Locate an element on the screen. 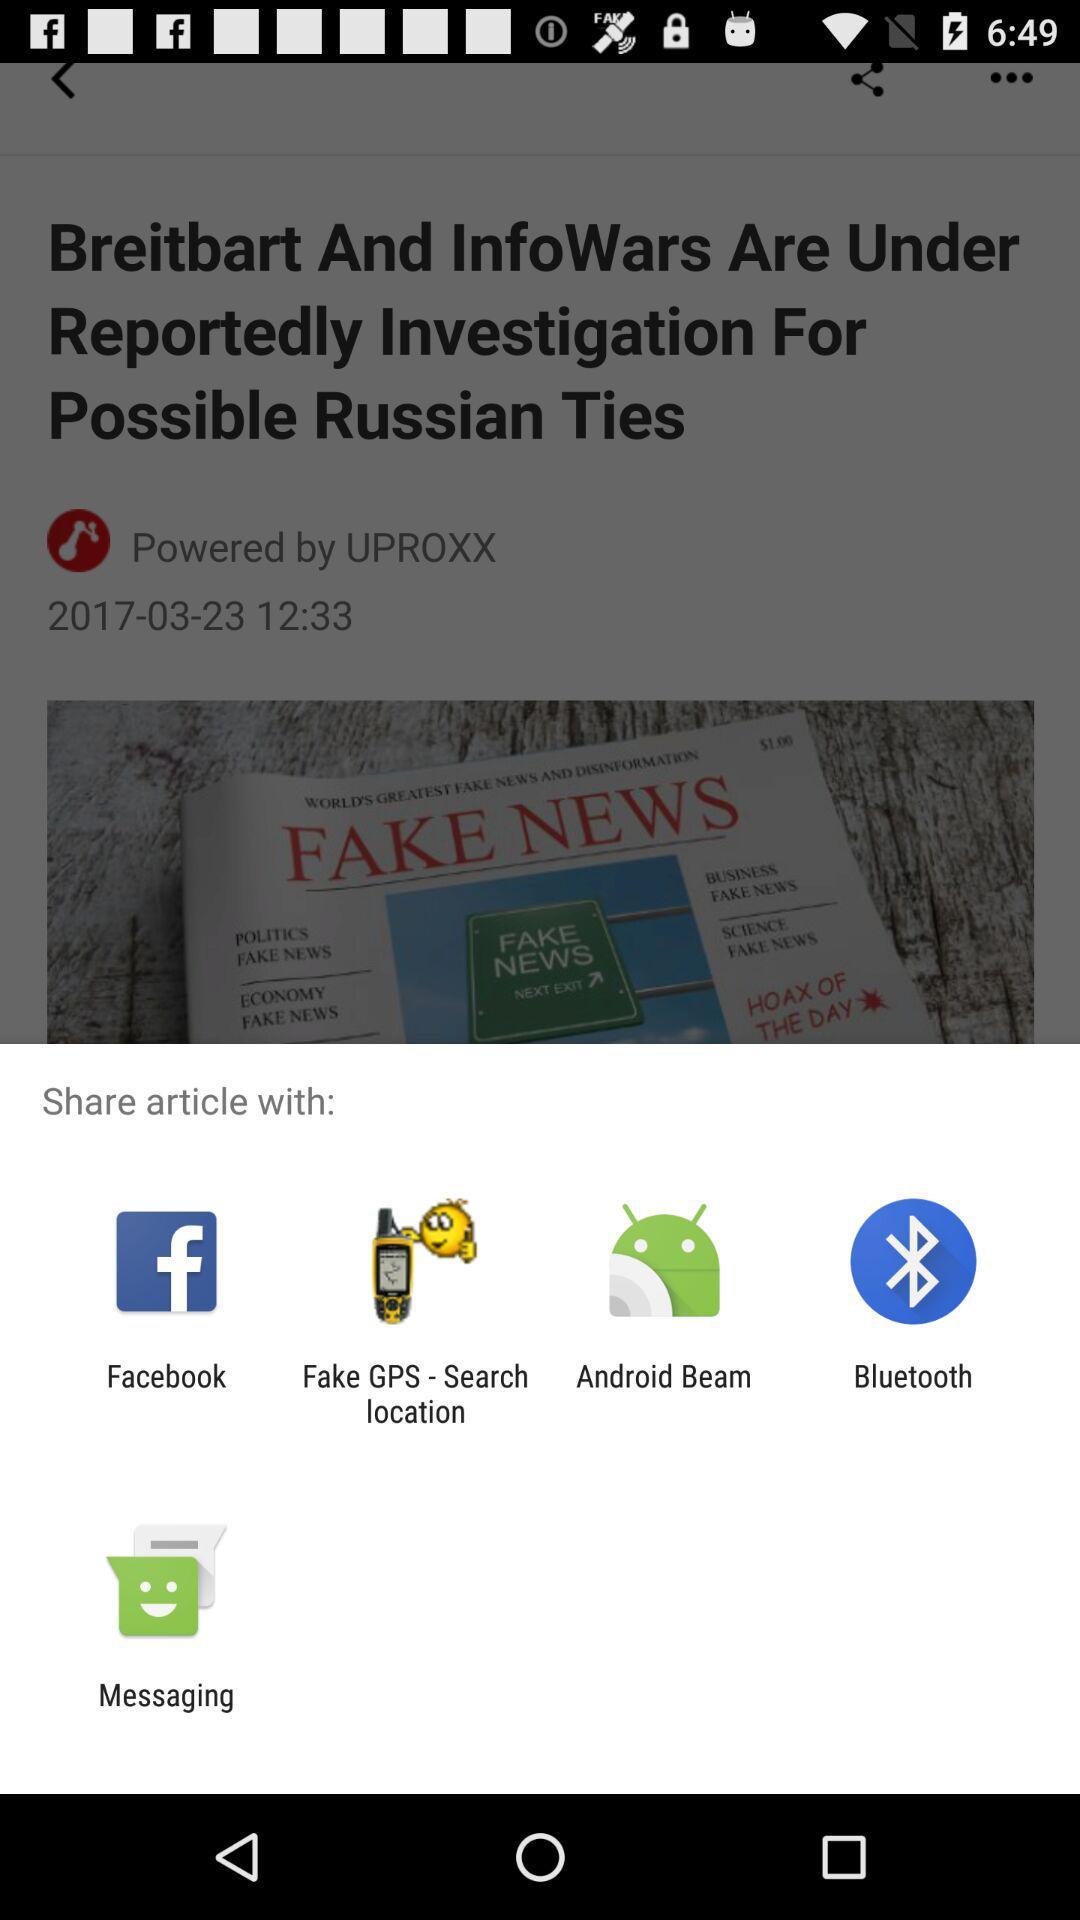 The width and height of the screenshot is (1080, 1920). the icon to the right of the fake gps search app is located at coordinates (664, 1392).